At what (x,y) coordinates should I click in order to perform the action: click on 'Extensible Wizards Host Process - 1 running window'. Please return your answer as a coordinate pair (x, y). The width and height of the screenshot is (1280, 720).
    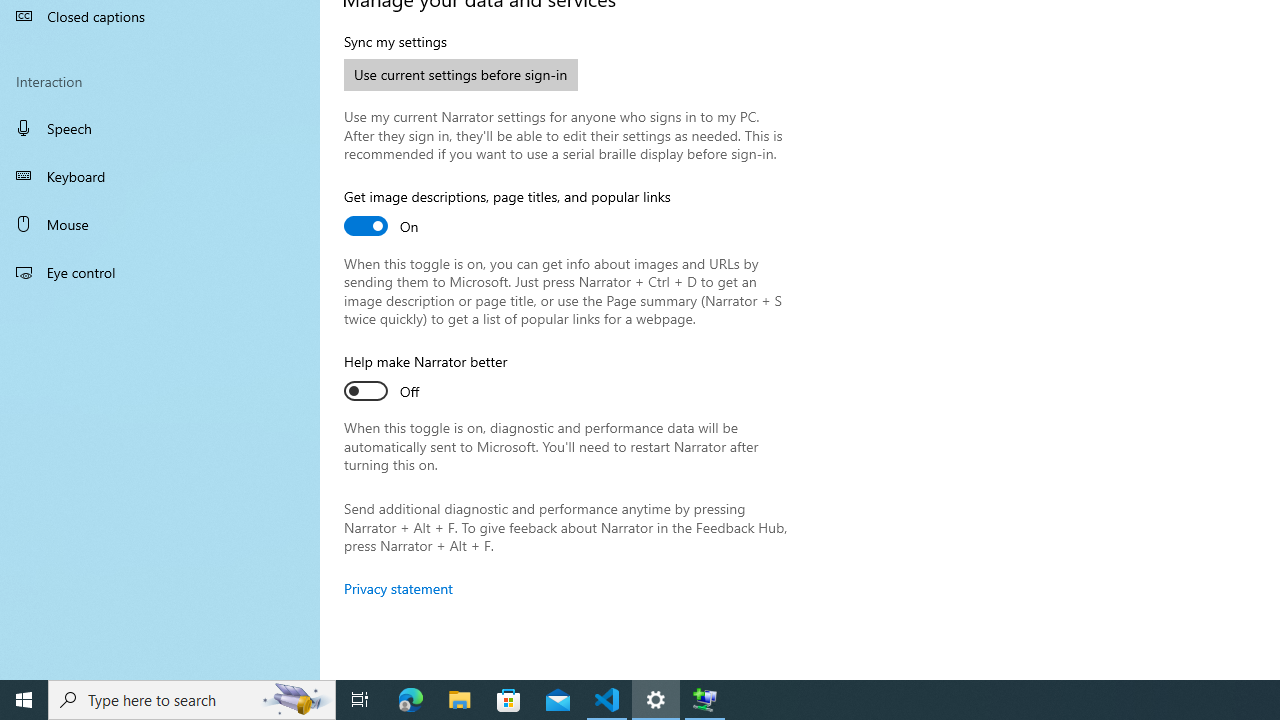
    Looking at the image, I should click on (705, 698).